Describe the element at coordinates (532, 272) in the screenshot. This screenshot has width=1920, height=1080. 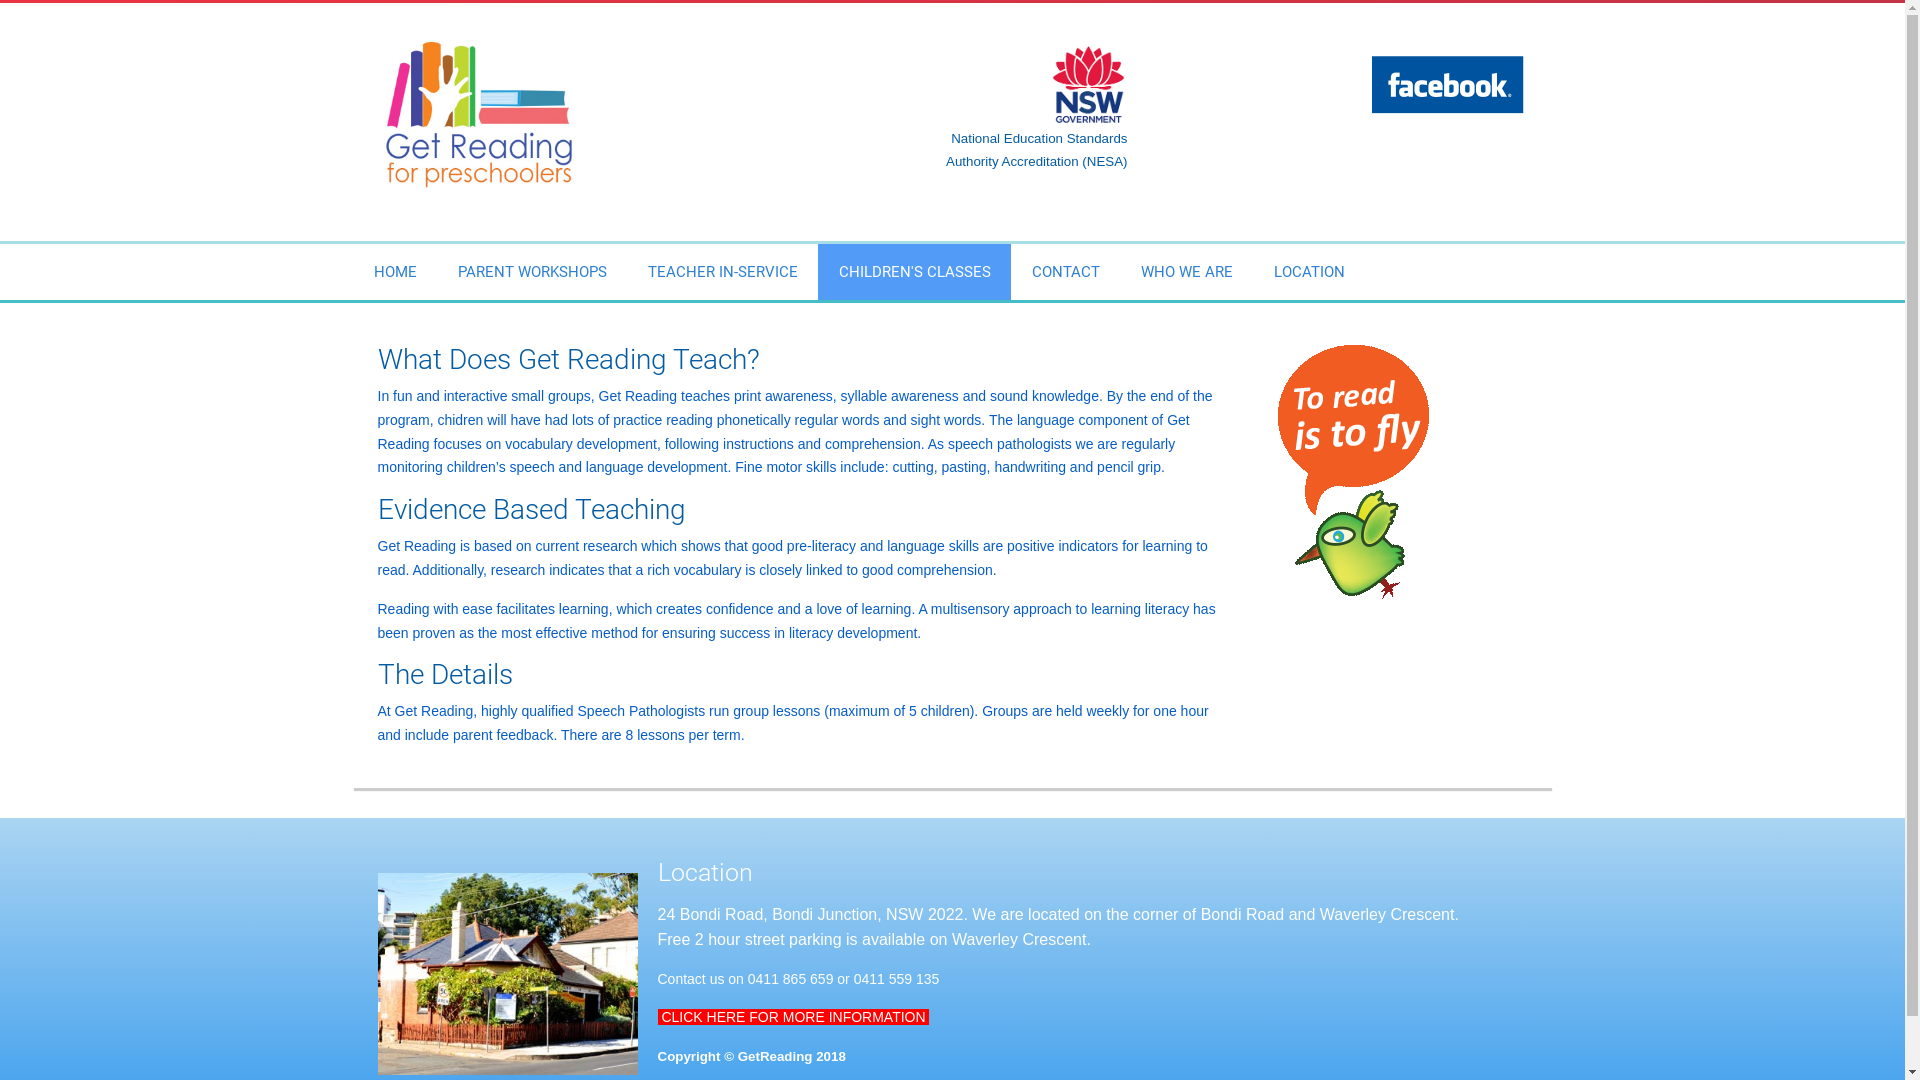
I see `'PARENT WORKSHOPS'` at that location.